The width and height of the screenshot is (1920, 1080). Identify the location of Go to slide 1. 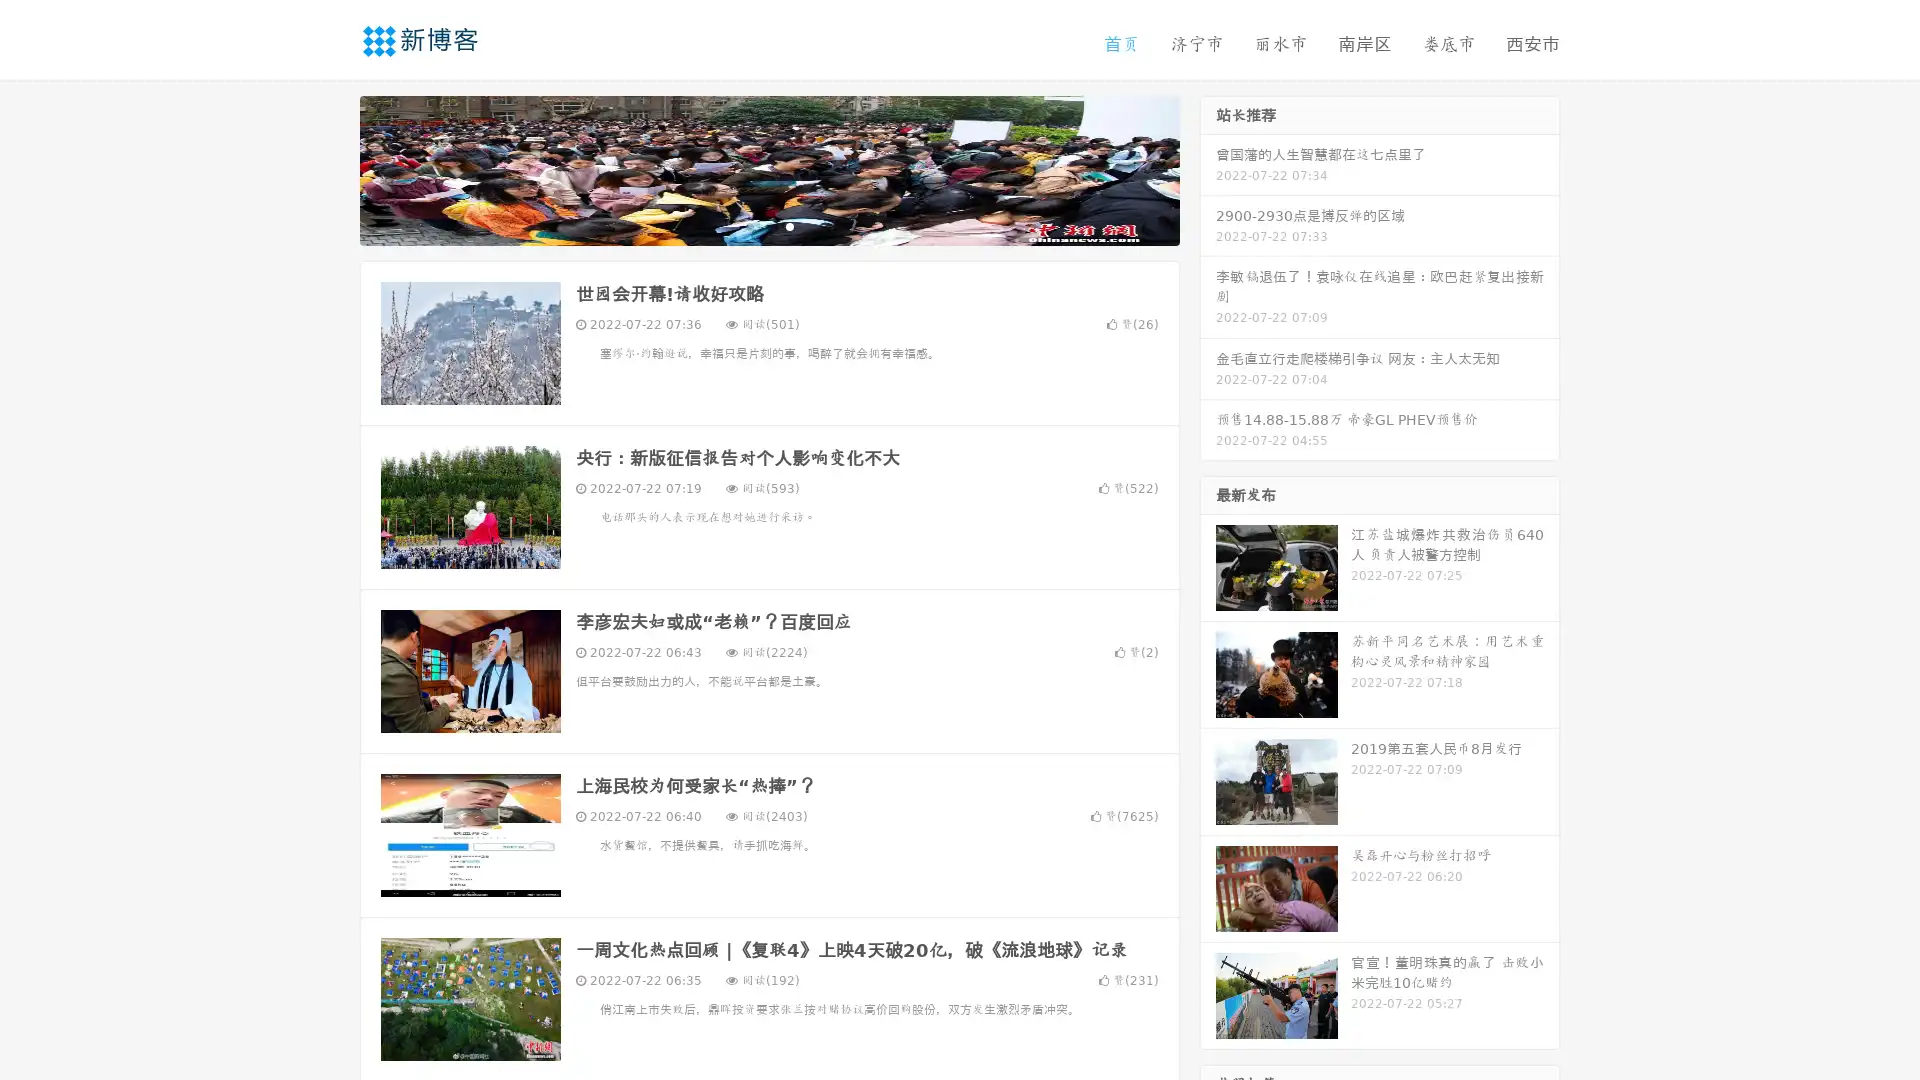
(748, 225).